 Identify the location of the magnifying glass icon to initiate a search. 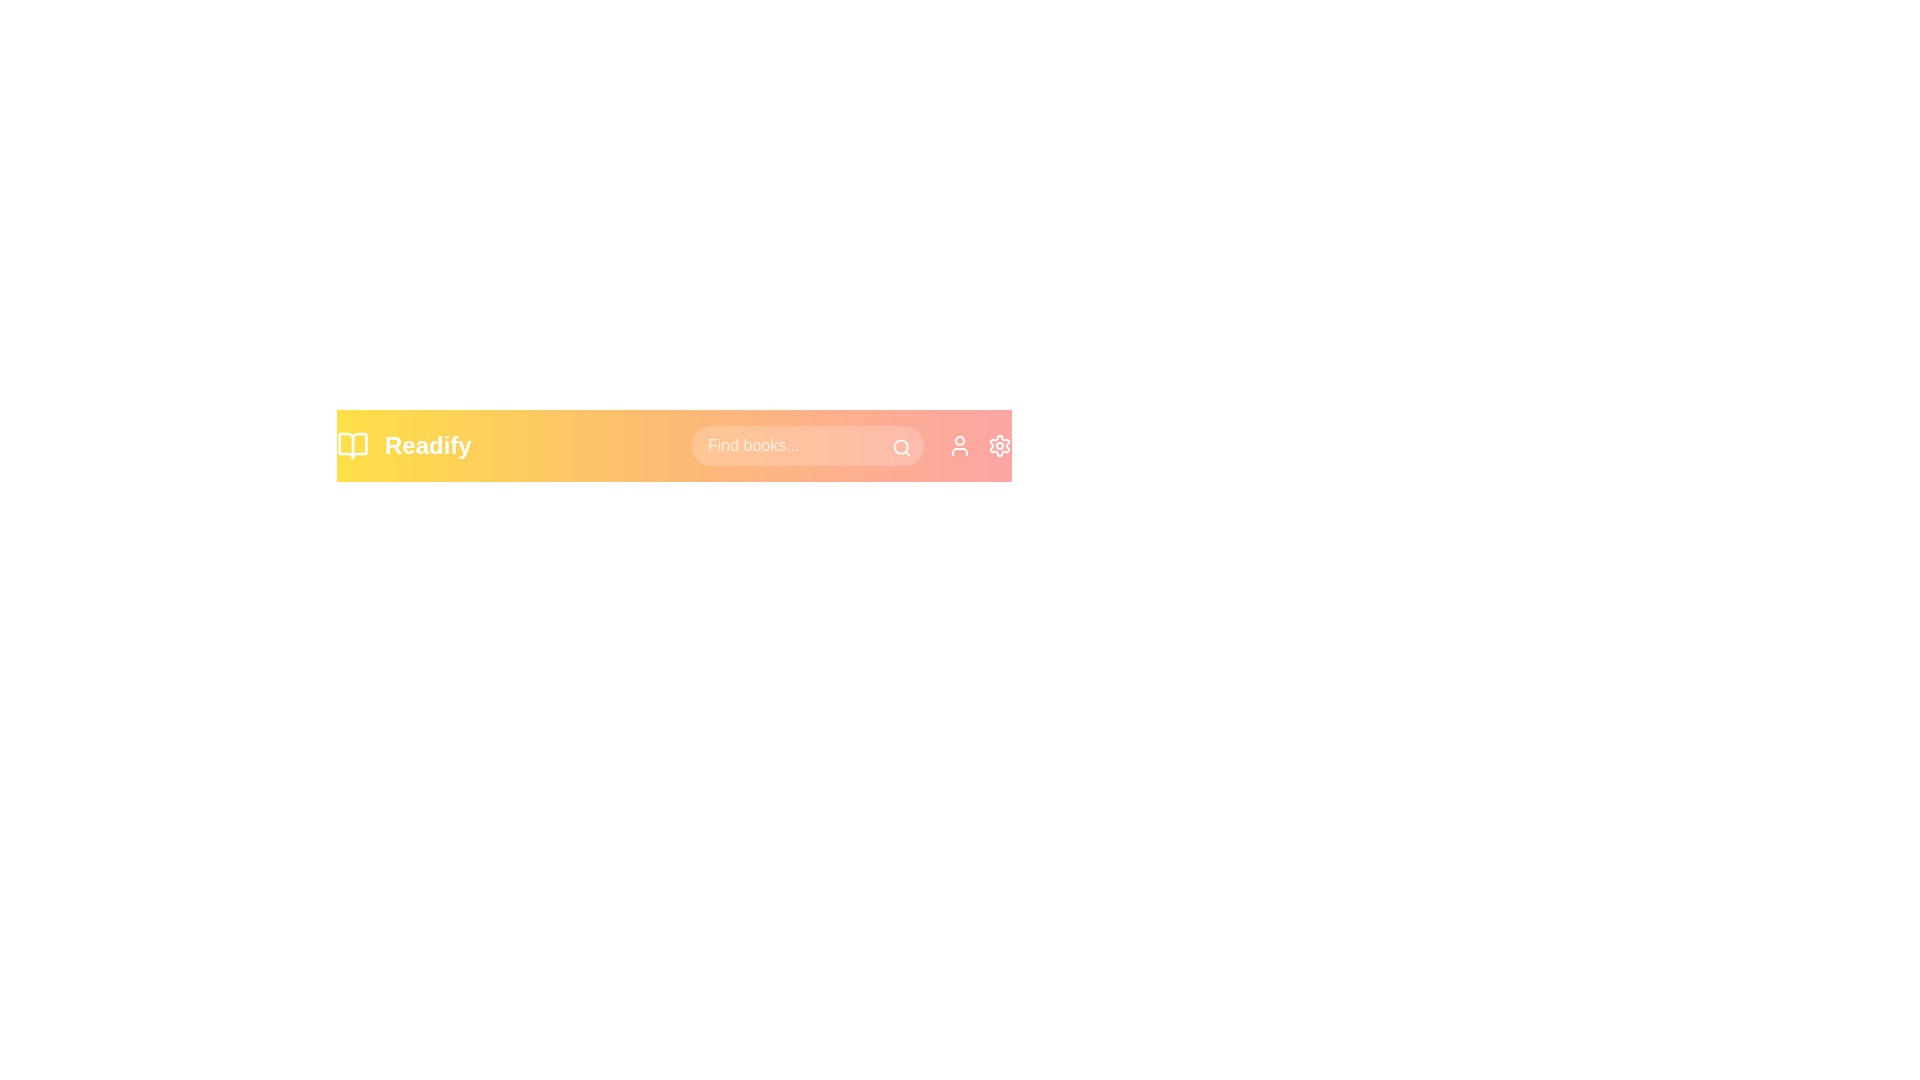
(901, 446).